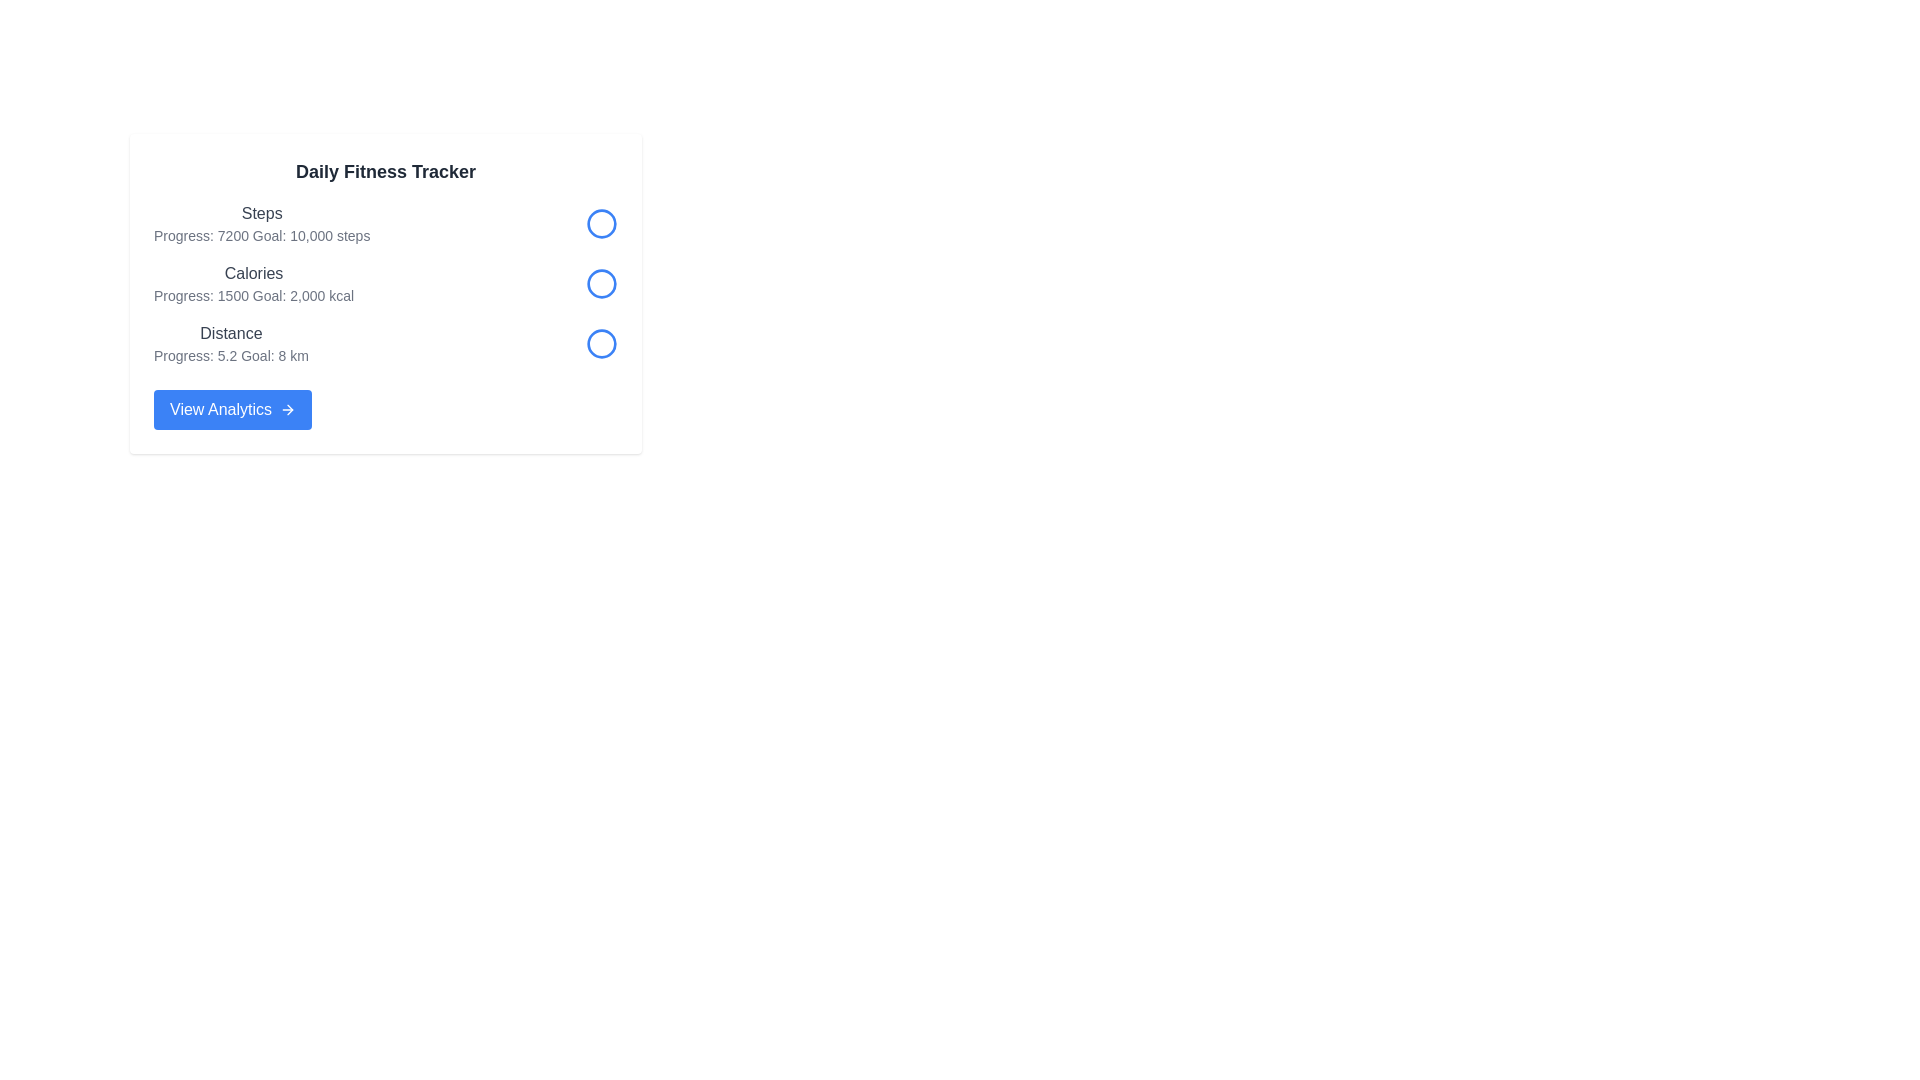 The image size is (1920, 1080). I want to click on the Informational display section that summarizes daily fitness statistics, positioned below the 'Daily Fitness Tracker' title and above the 'View Analytics' button, so click(385, 284).